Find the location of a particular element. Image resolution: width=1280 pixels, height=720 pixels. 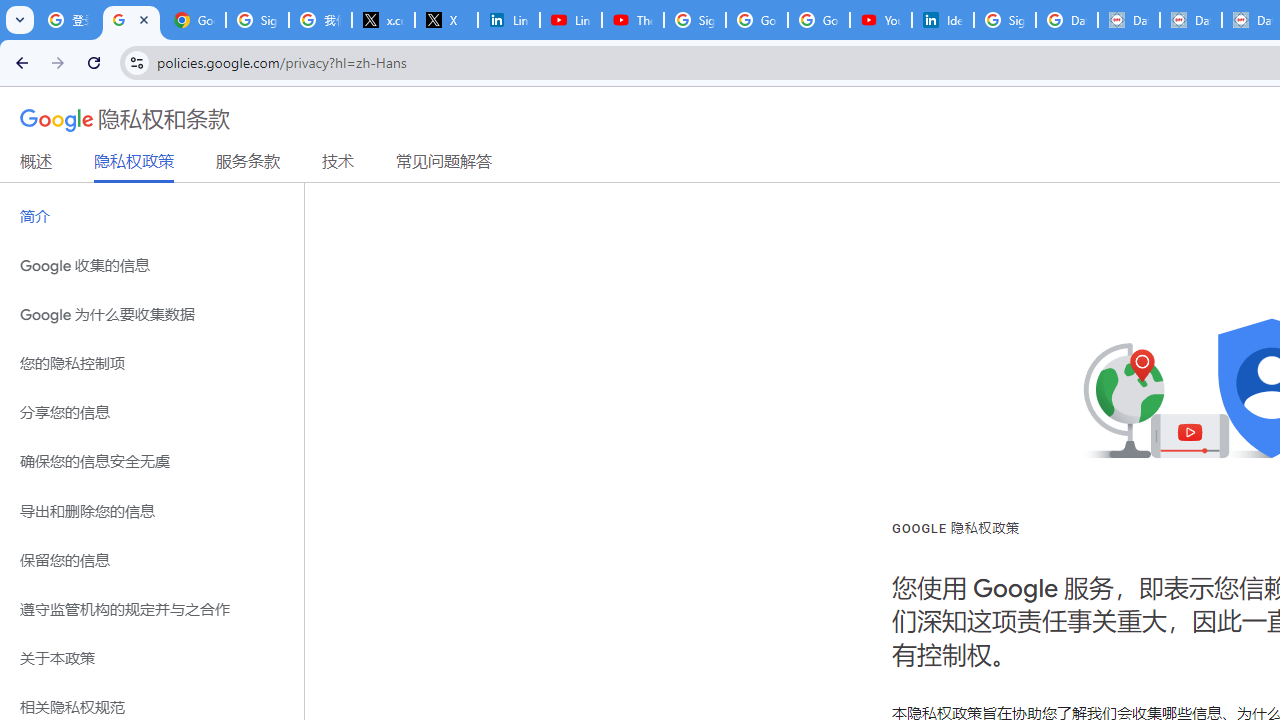

'X' is located at coordinates (445, 20).